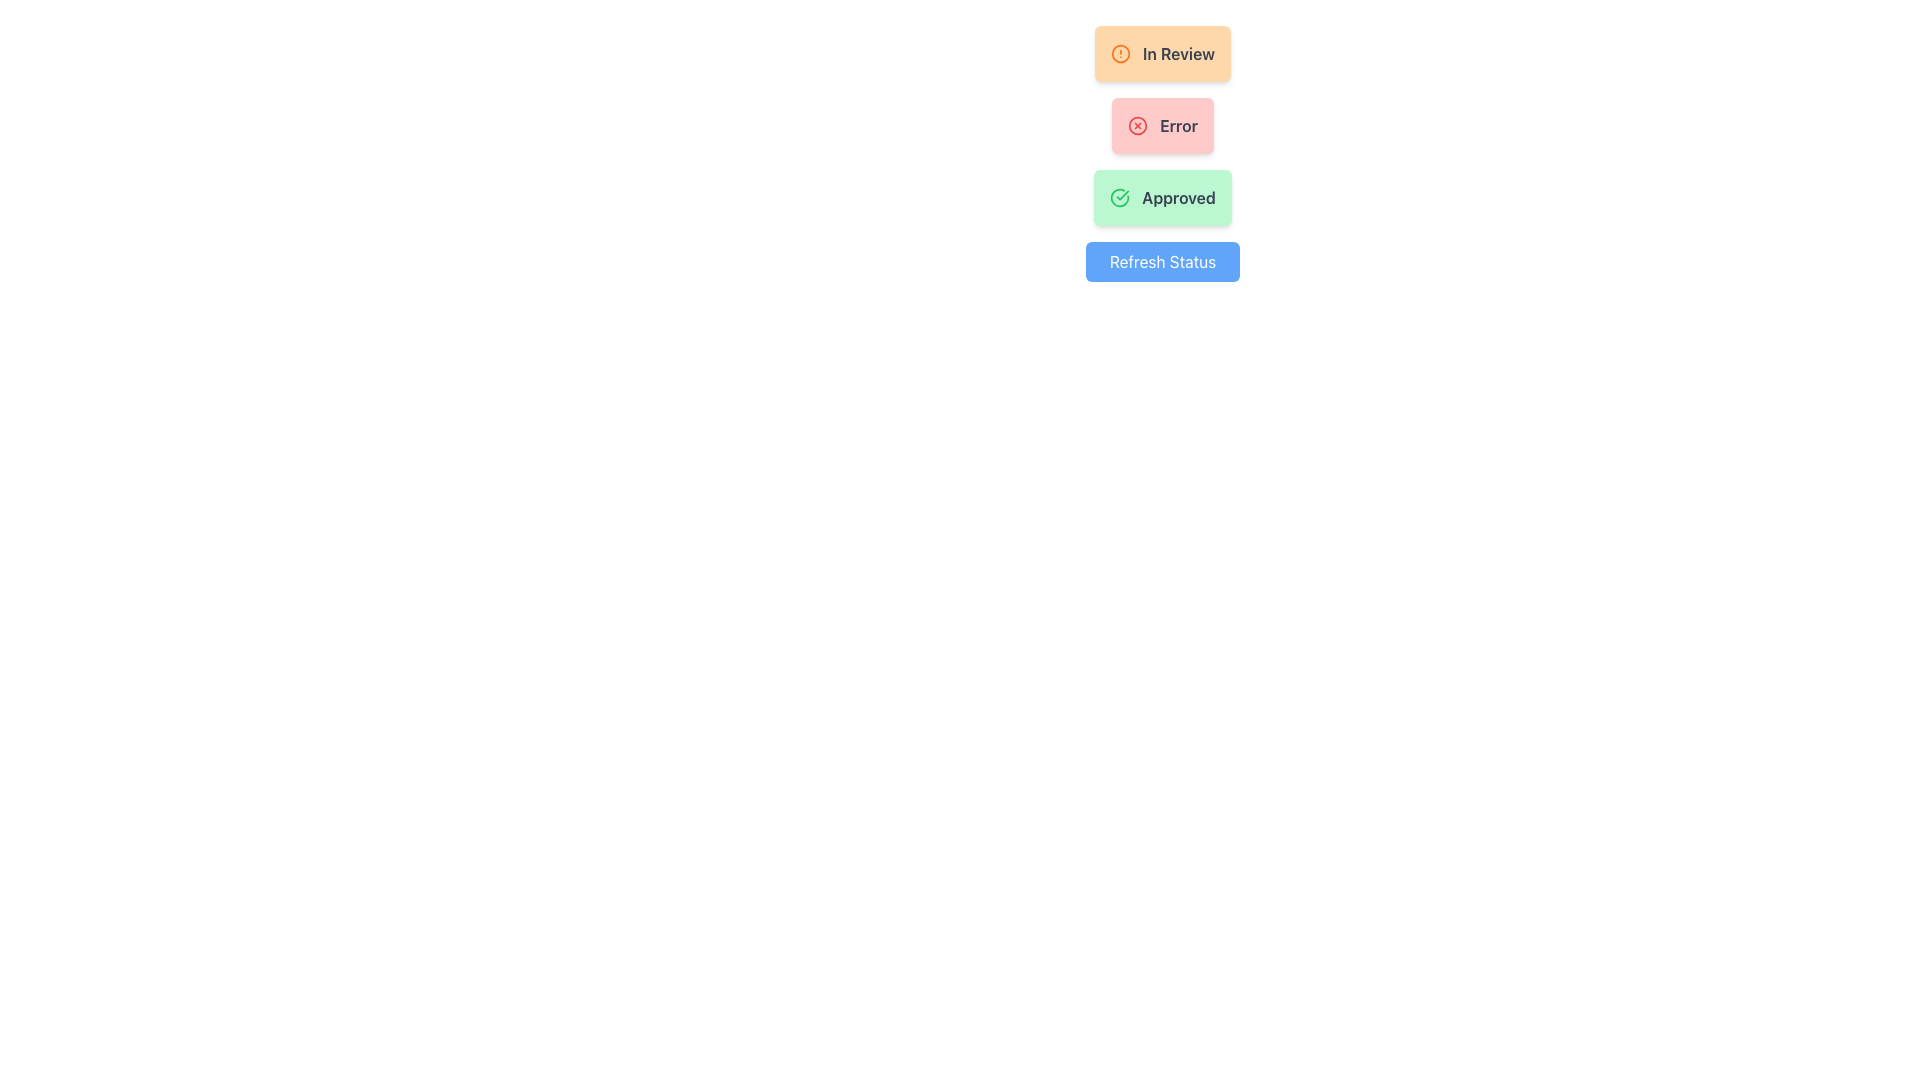  I want to click on the refresh button located directly below the 'Approved' button to refresh the status information of the application, so click(1162, 261).